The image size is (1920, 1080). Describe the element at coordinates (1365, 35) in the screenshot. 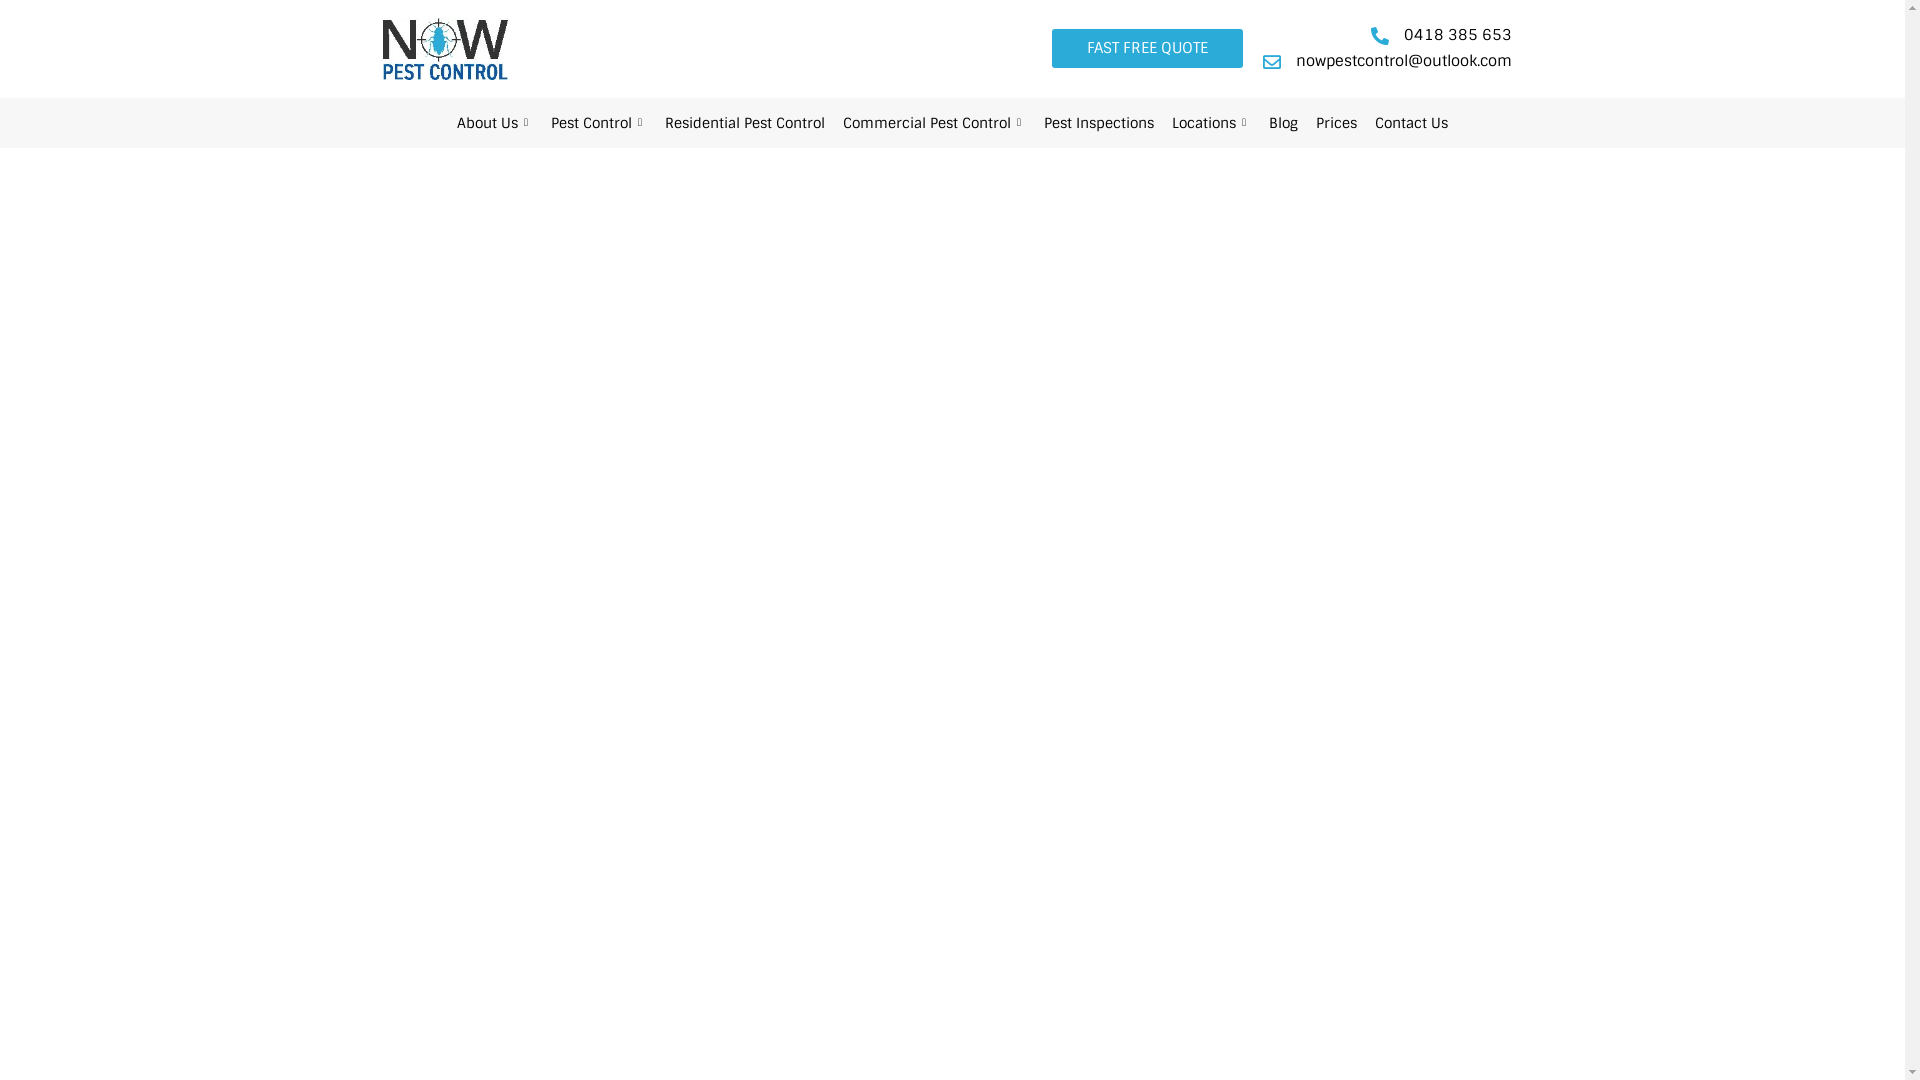

I see `'0418 385 653'` at that location.